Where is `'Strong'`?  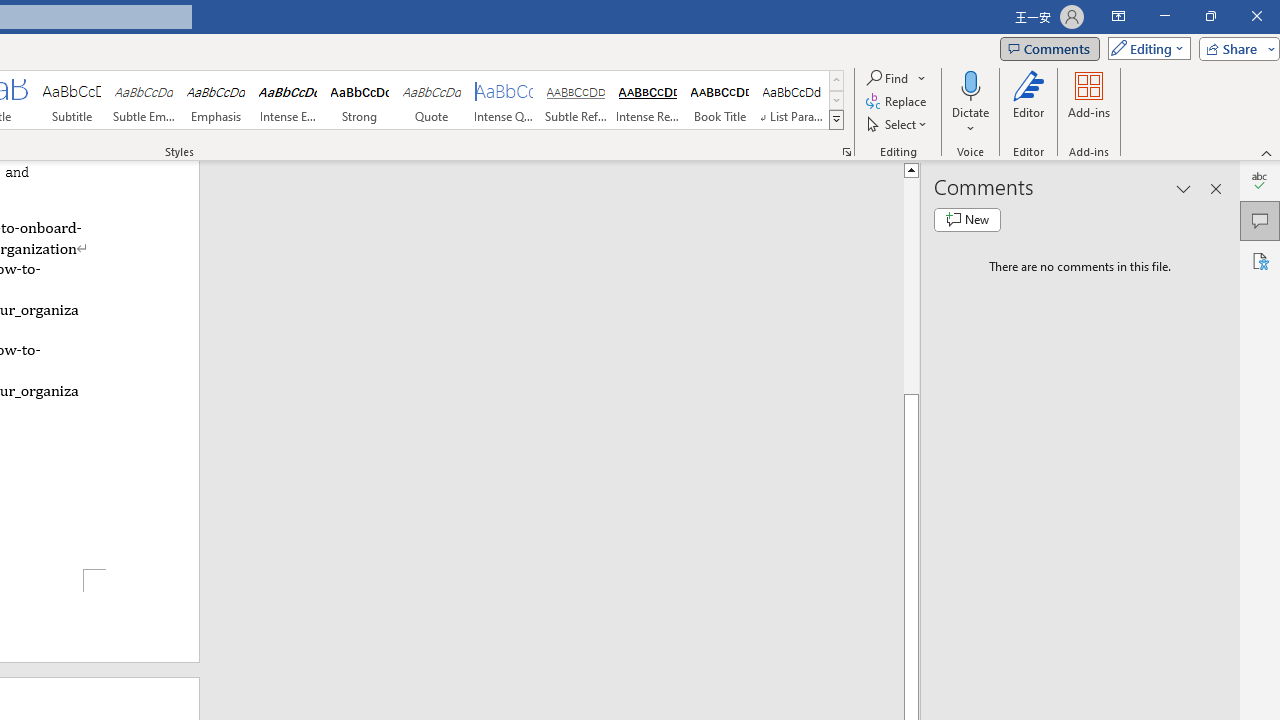
'Strong' is located at coordinates (359, 100).